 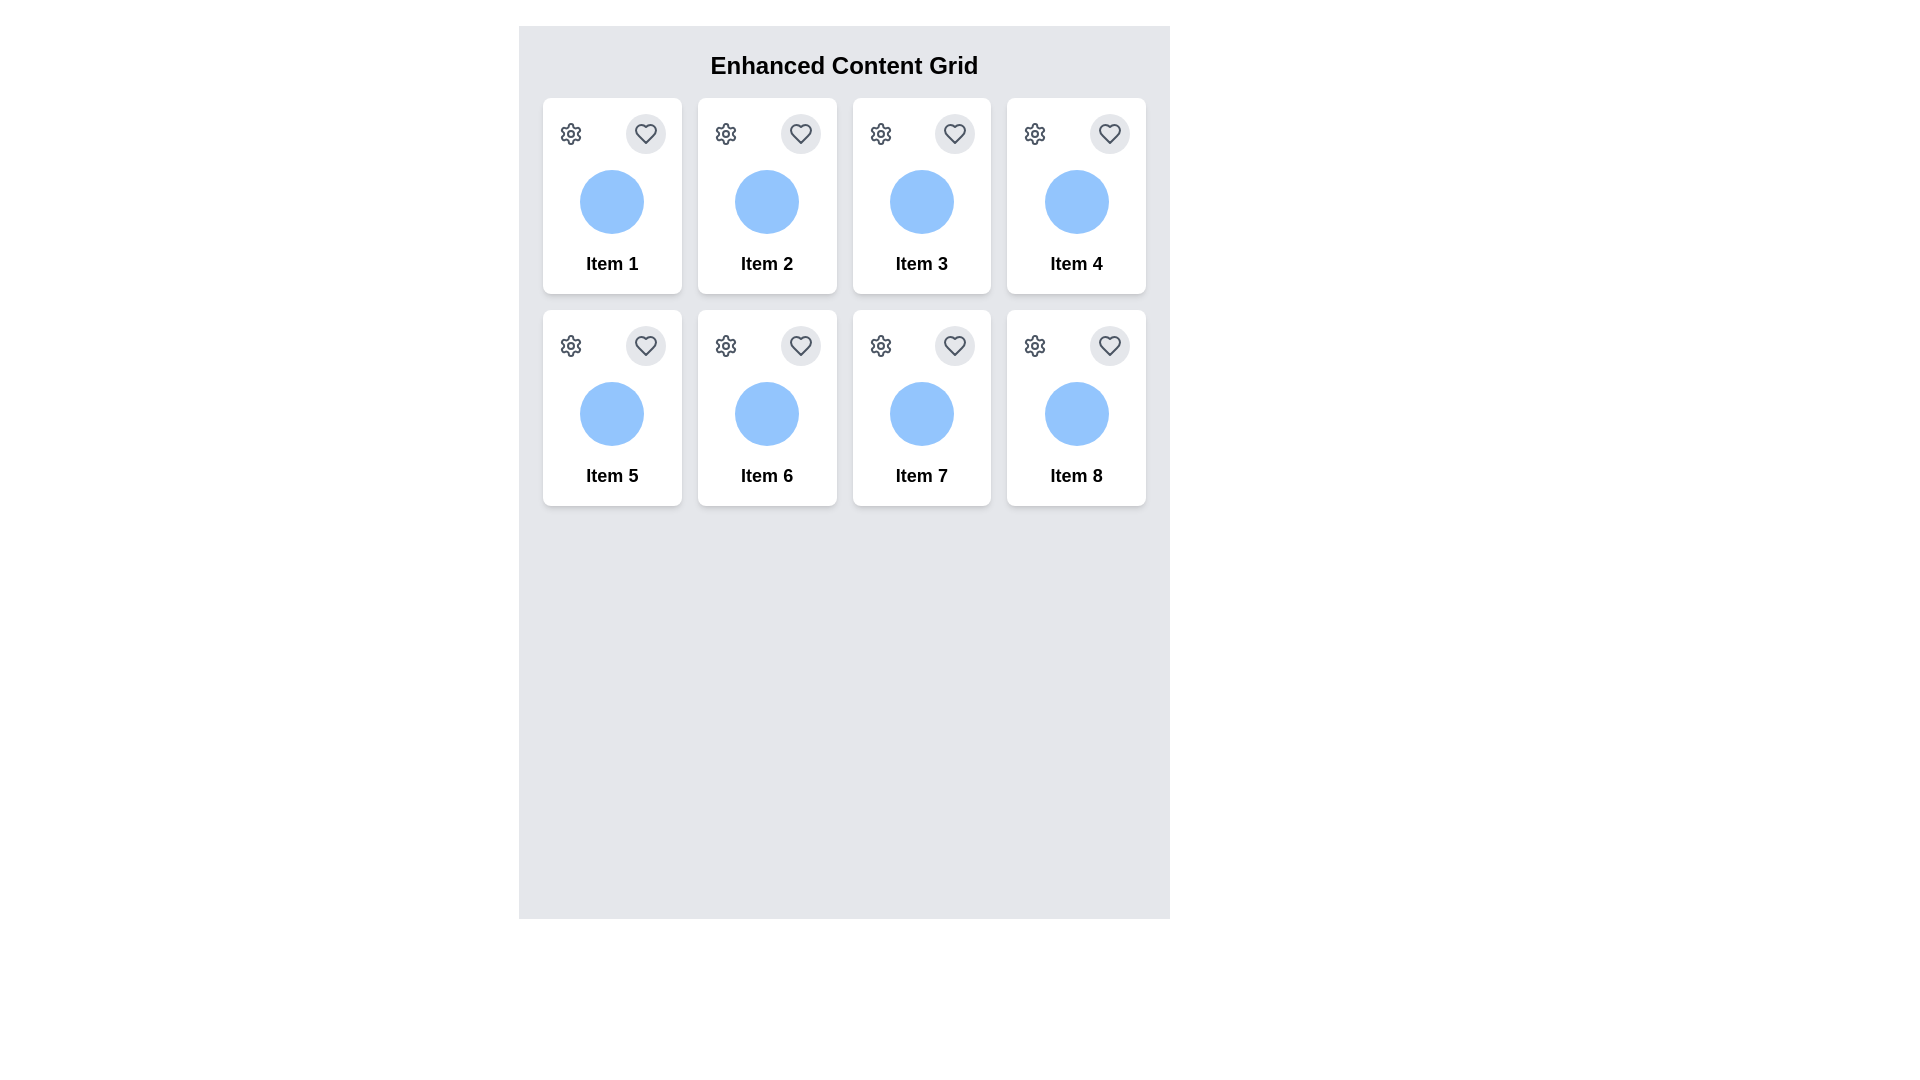 I want to click on the heart-shaped icon button located in the top-right corner of the 'Item 5' card, so click(x=645, y=345).